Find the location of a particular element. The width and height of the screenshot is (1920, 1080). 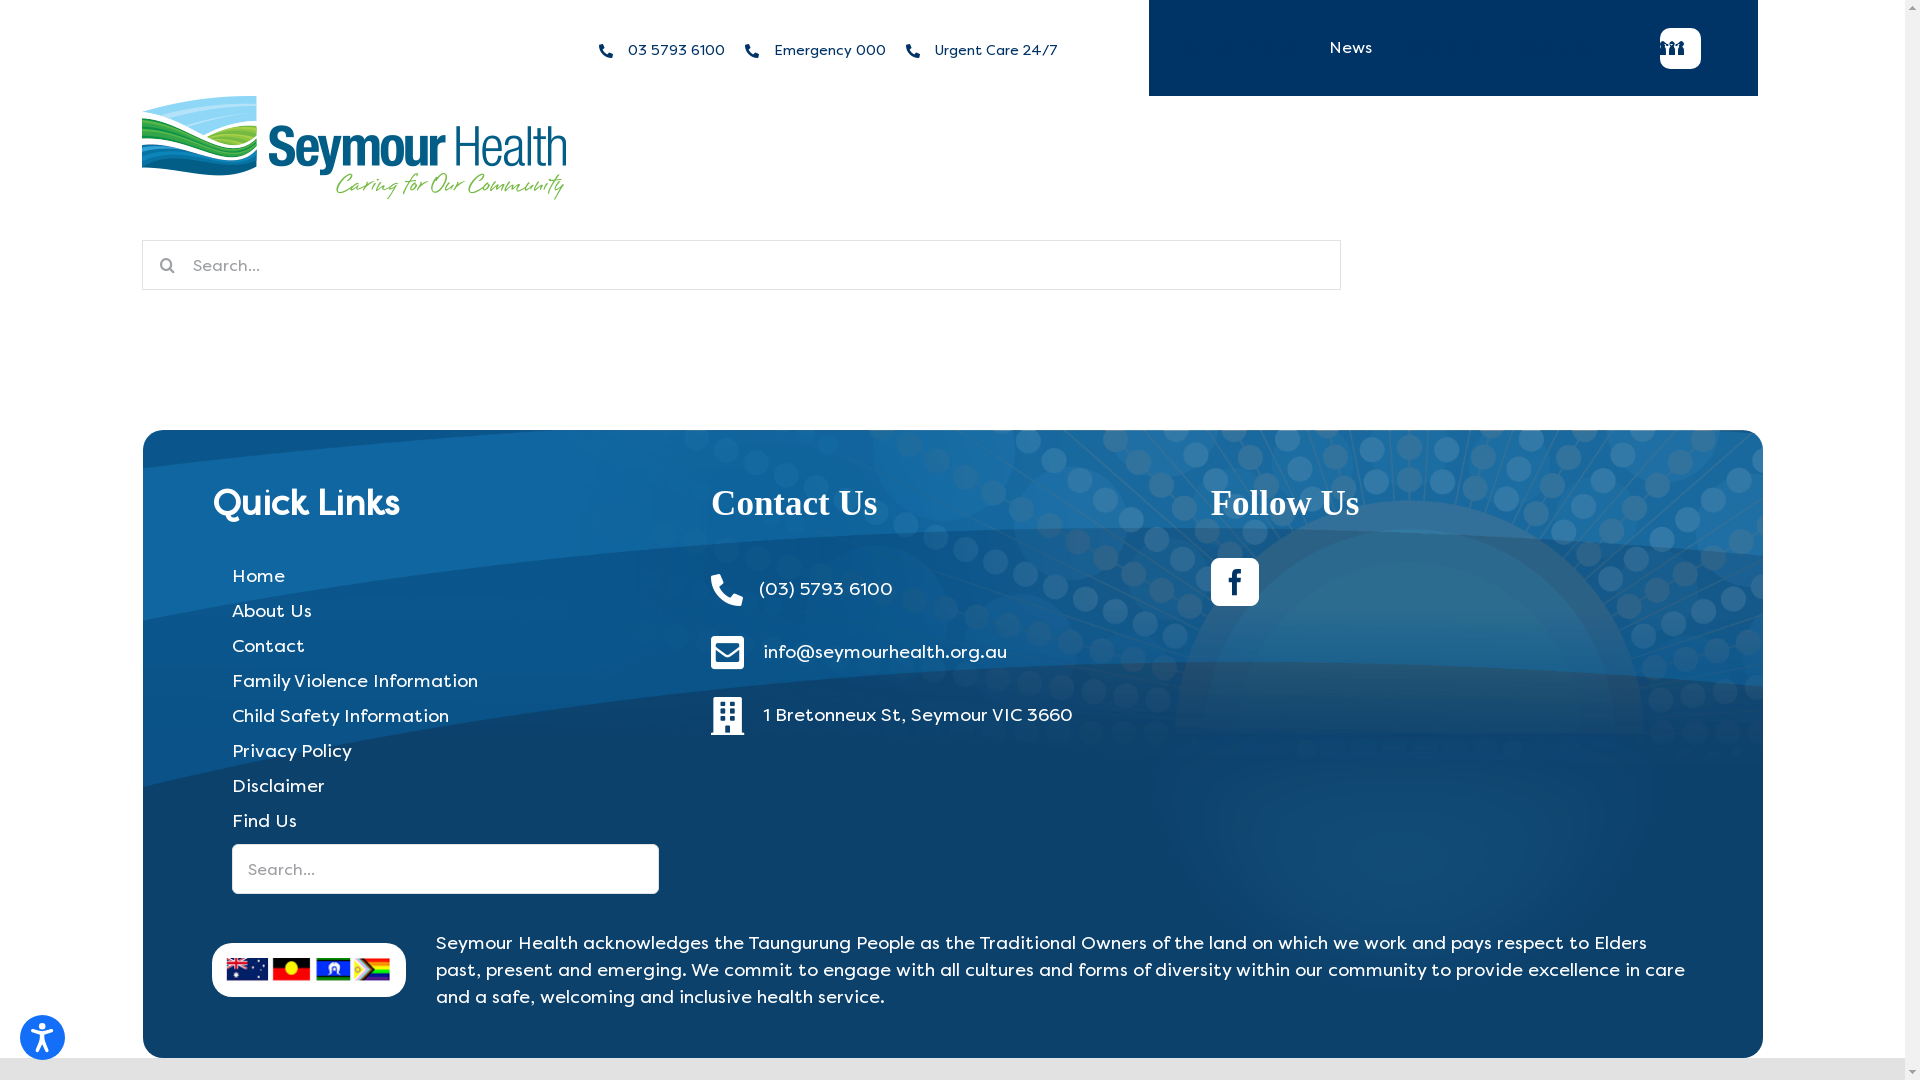

'(03) 5793 6100' is located at coordinates (757, 588).